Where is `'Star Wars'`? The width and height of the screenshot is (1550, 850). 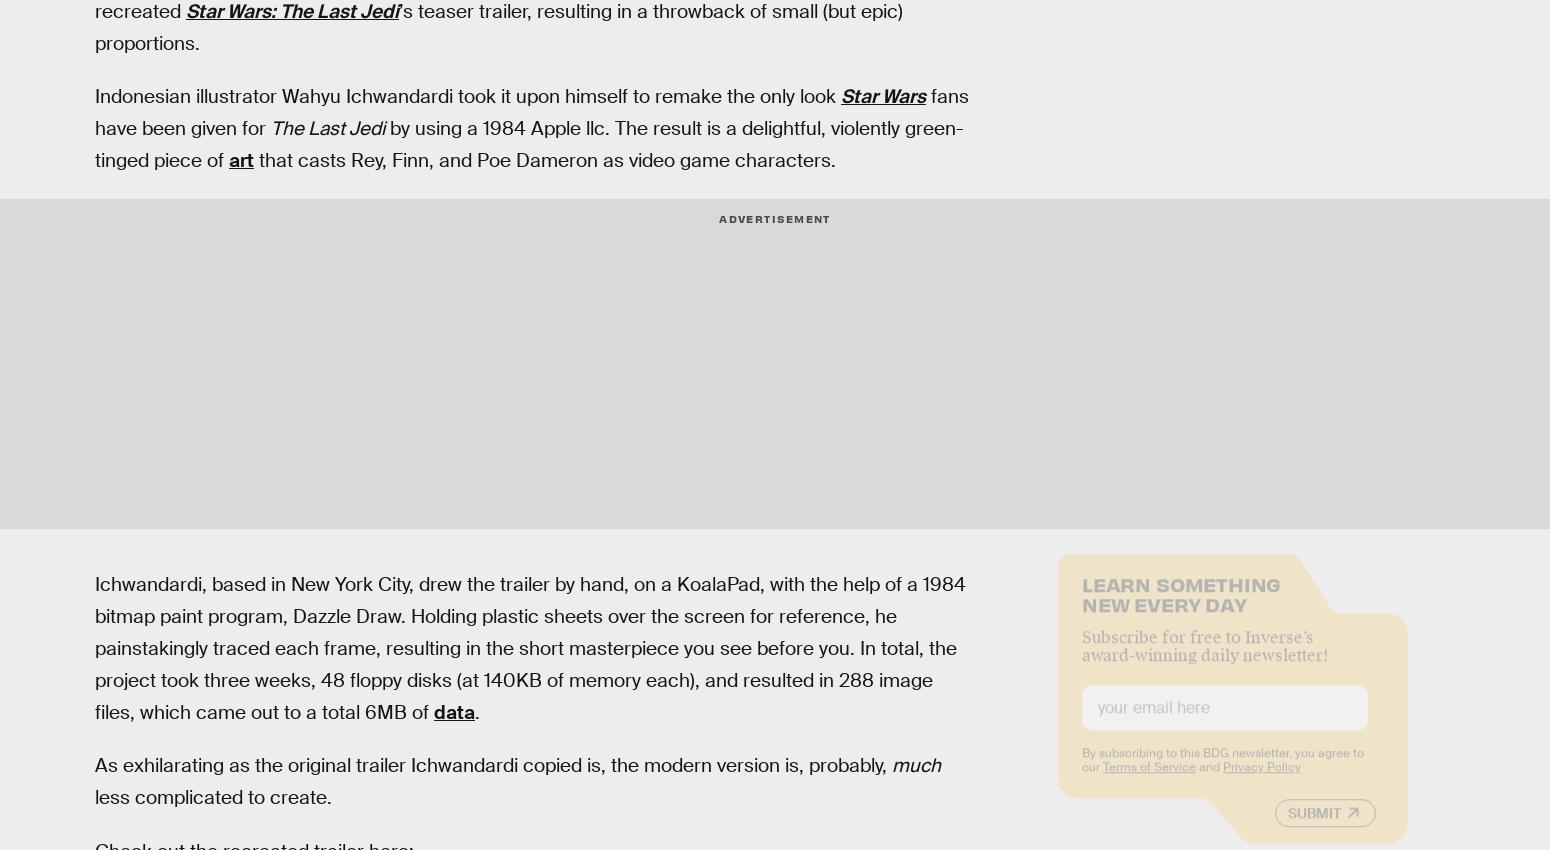 'Star Wars' is located at coordinates (883, 95).